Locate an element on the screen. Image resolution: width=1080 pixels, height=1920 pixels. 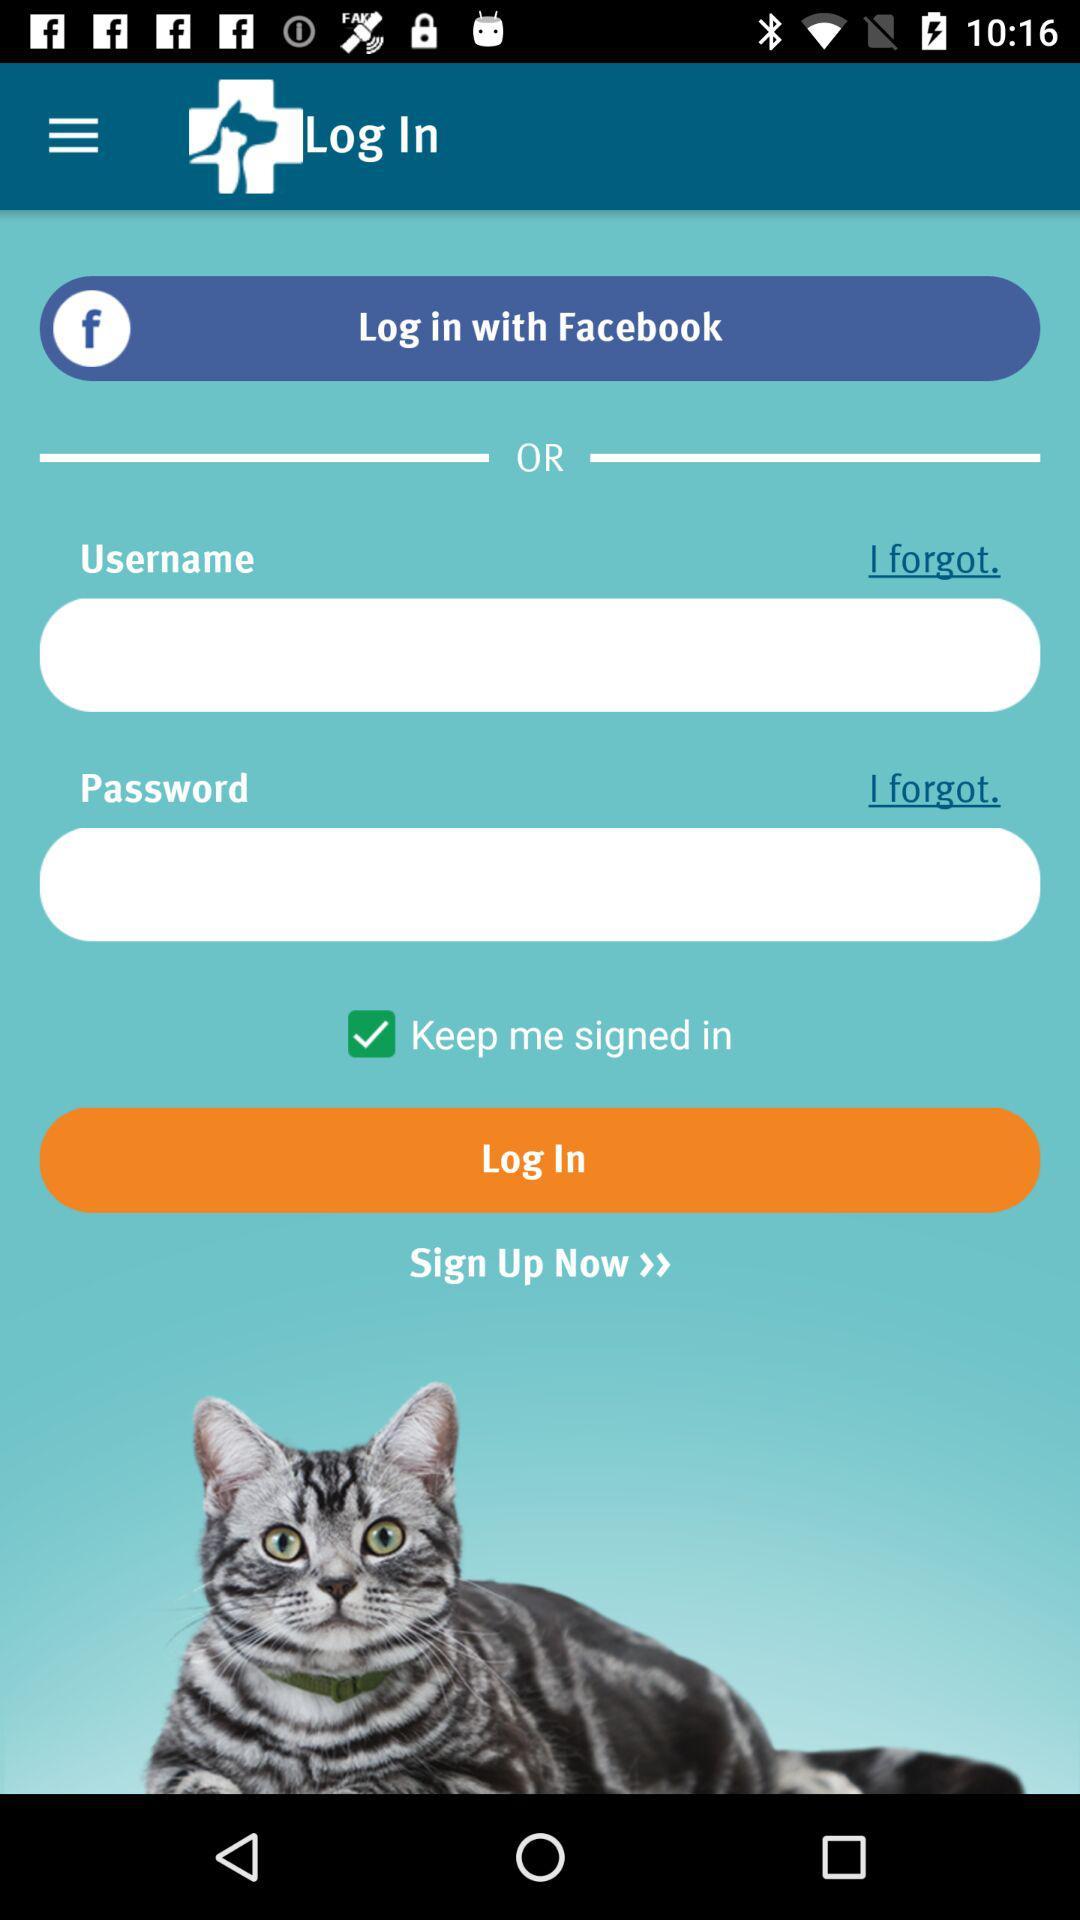
the icon below log in is located at coordinates (540, 1263).